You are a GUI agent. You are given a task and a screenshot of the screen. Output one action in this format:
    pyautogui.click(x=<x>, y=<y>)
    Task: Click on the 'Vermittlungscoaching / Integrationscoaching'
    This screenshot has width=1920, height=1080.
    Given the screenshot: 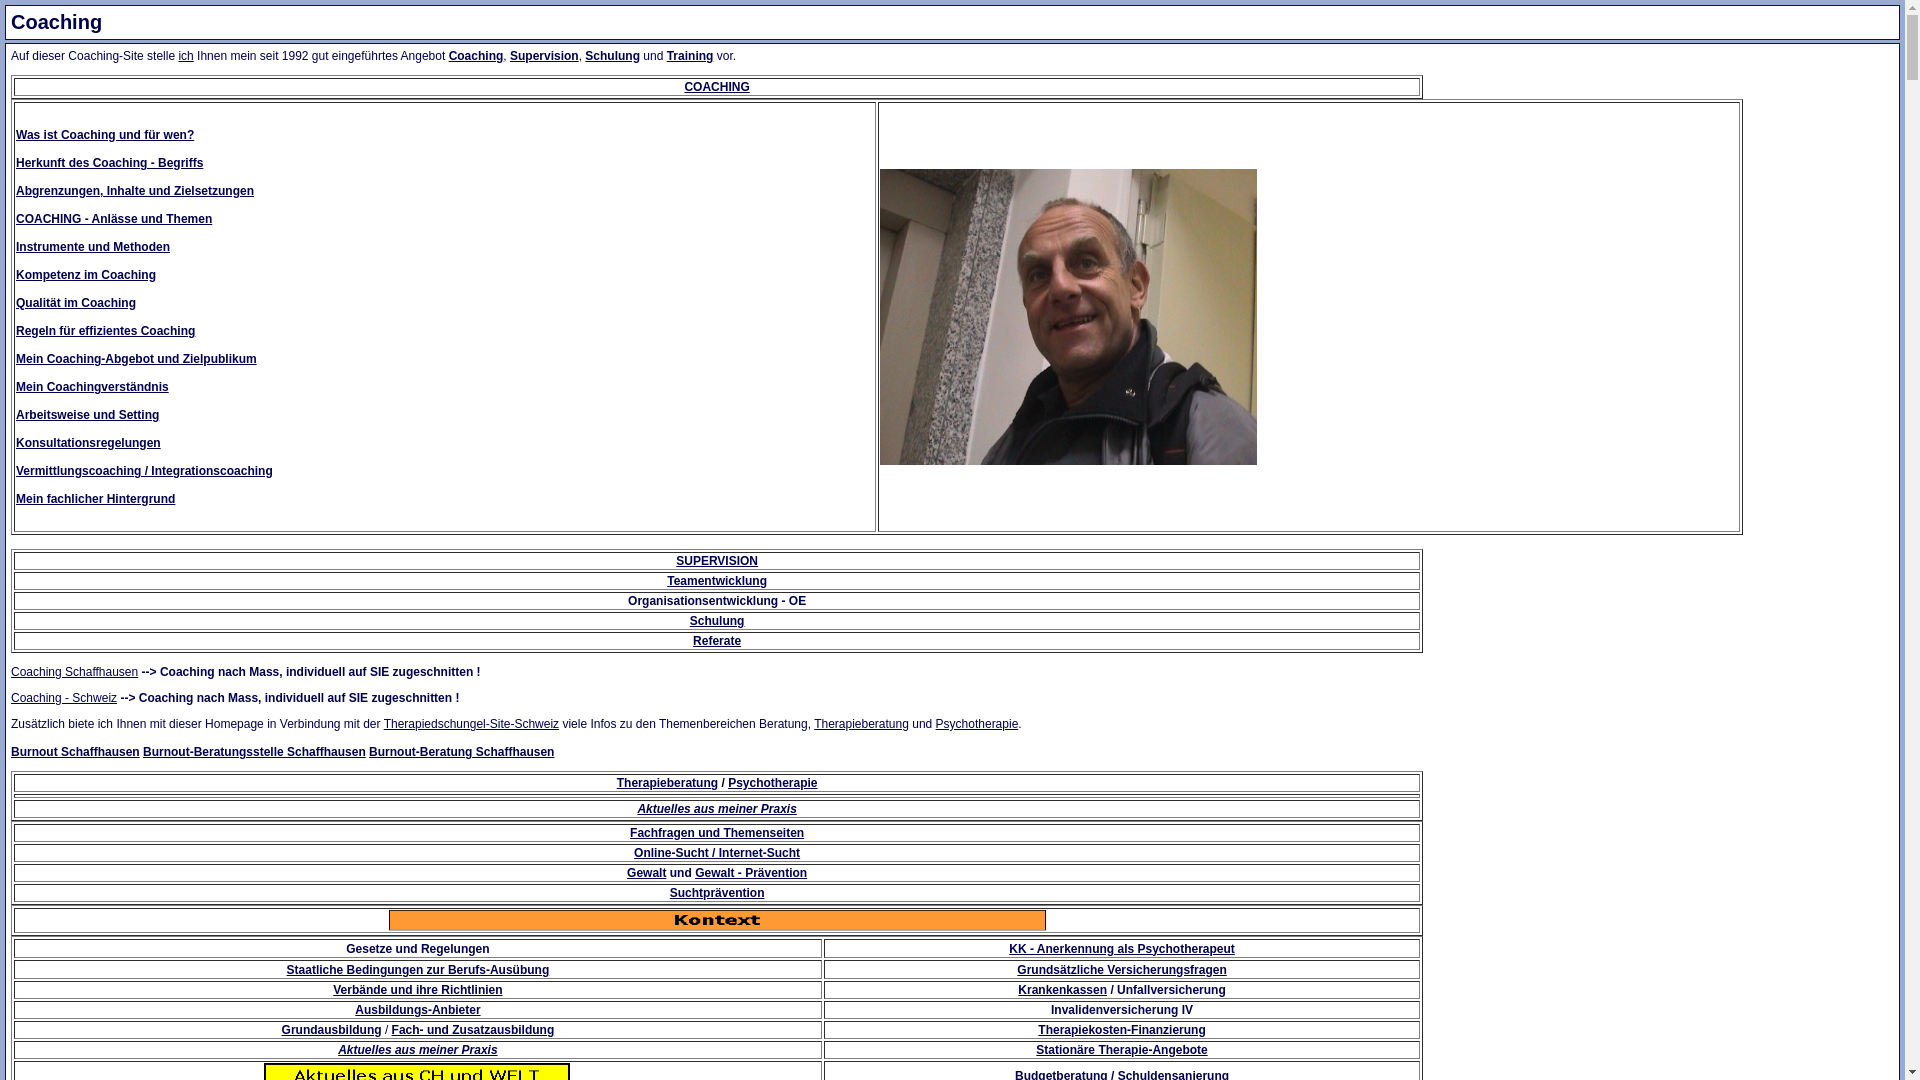 What is the action you would take?
    pyautogui.click(x=143, y=470)
    